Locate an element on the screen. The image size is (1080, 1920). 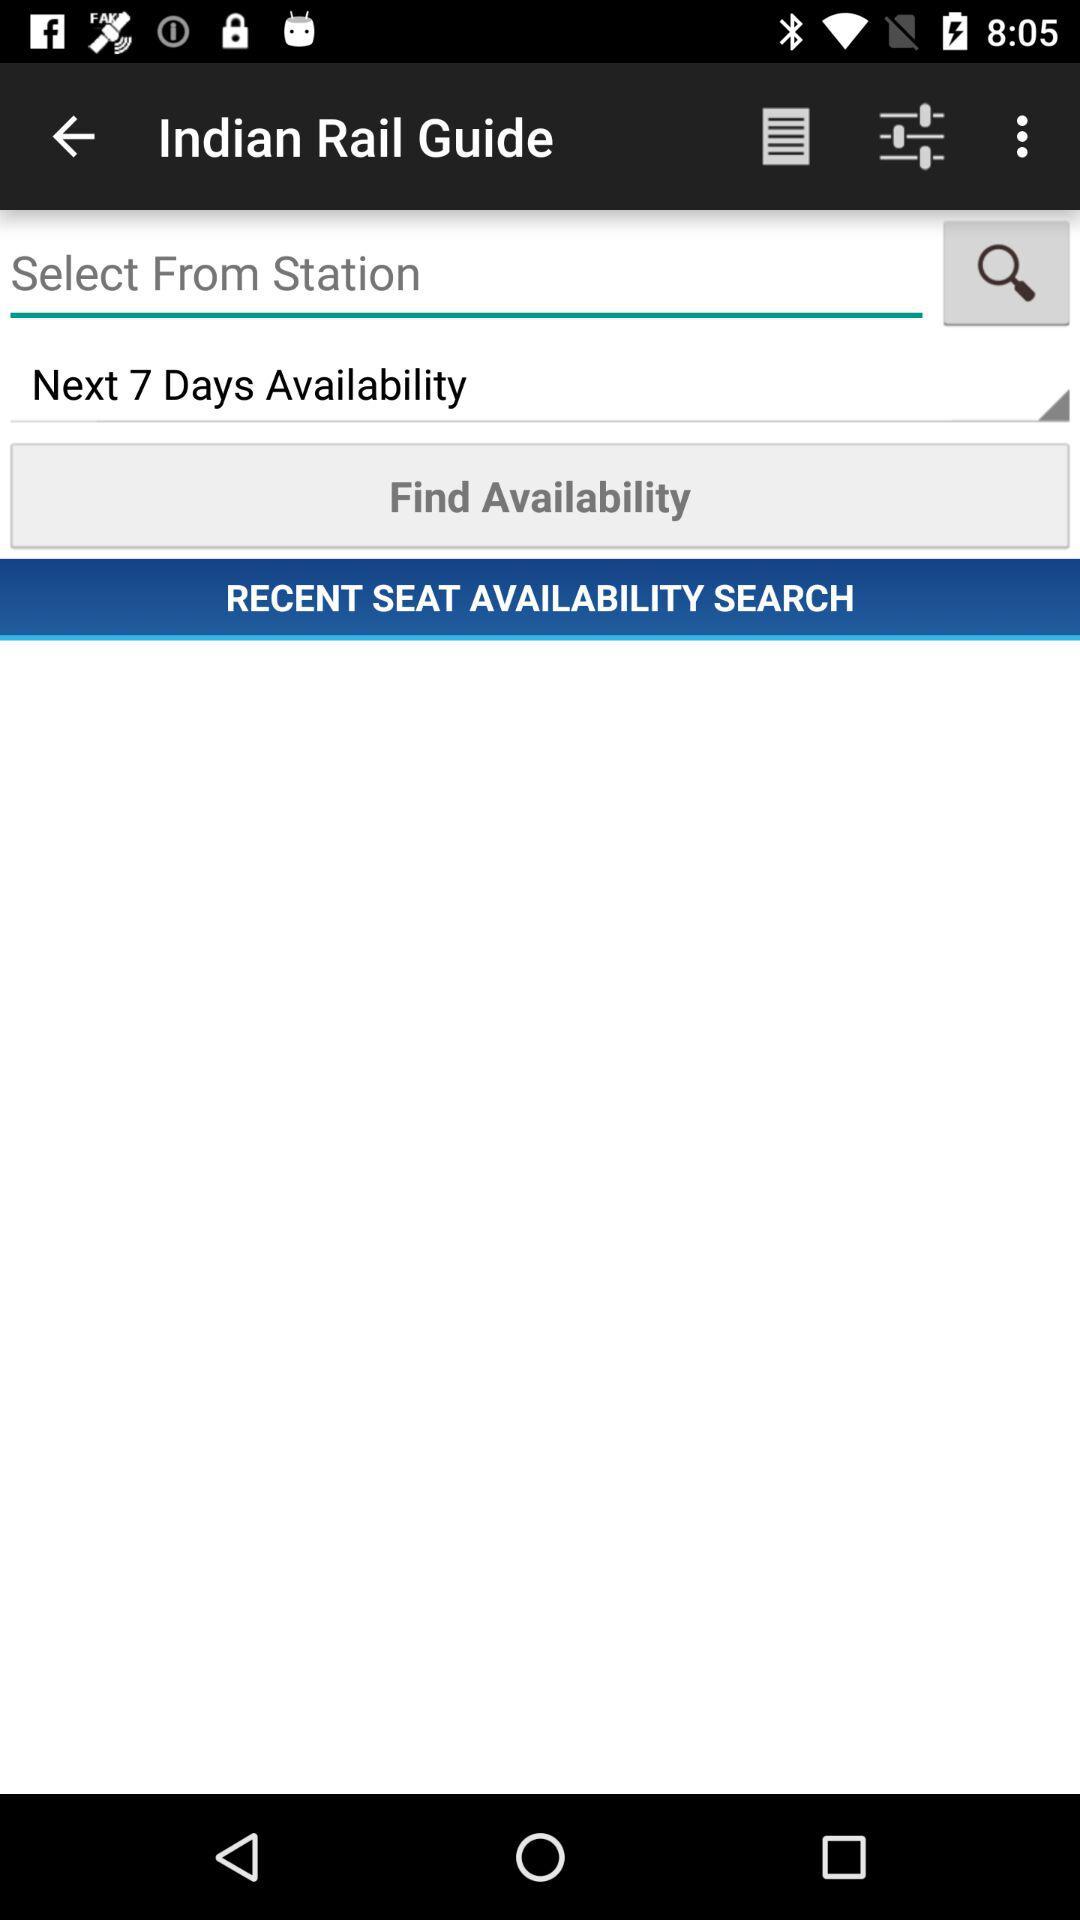
the item above recent seat availability icon is located at coordinates (540, 495).